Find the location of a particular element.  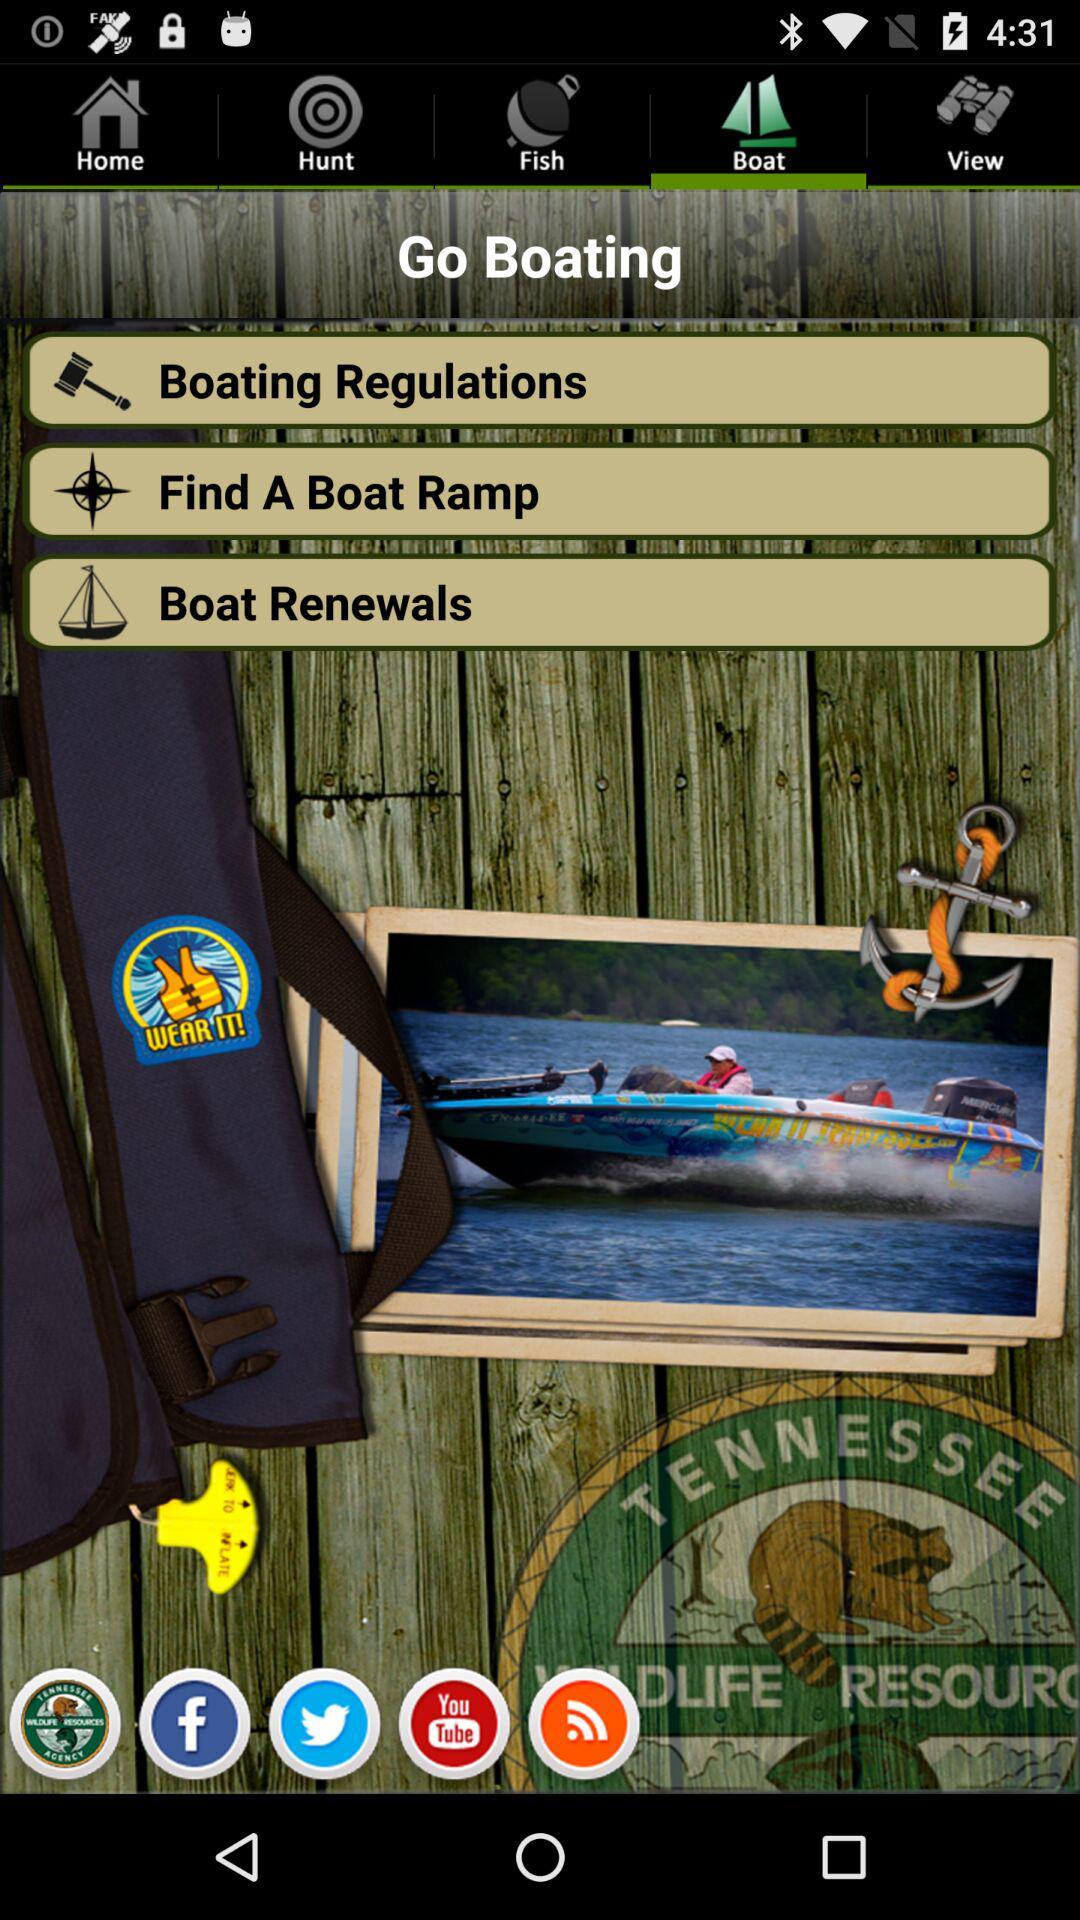

click on facebook is located at coordinates (194, 1728).